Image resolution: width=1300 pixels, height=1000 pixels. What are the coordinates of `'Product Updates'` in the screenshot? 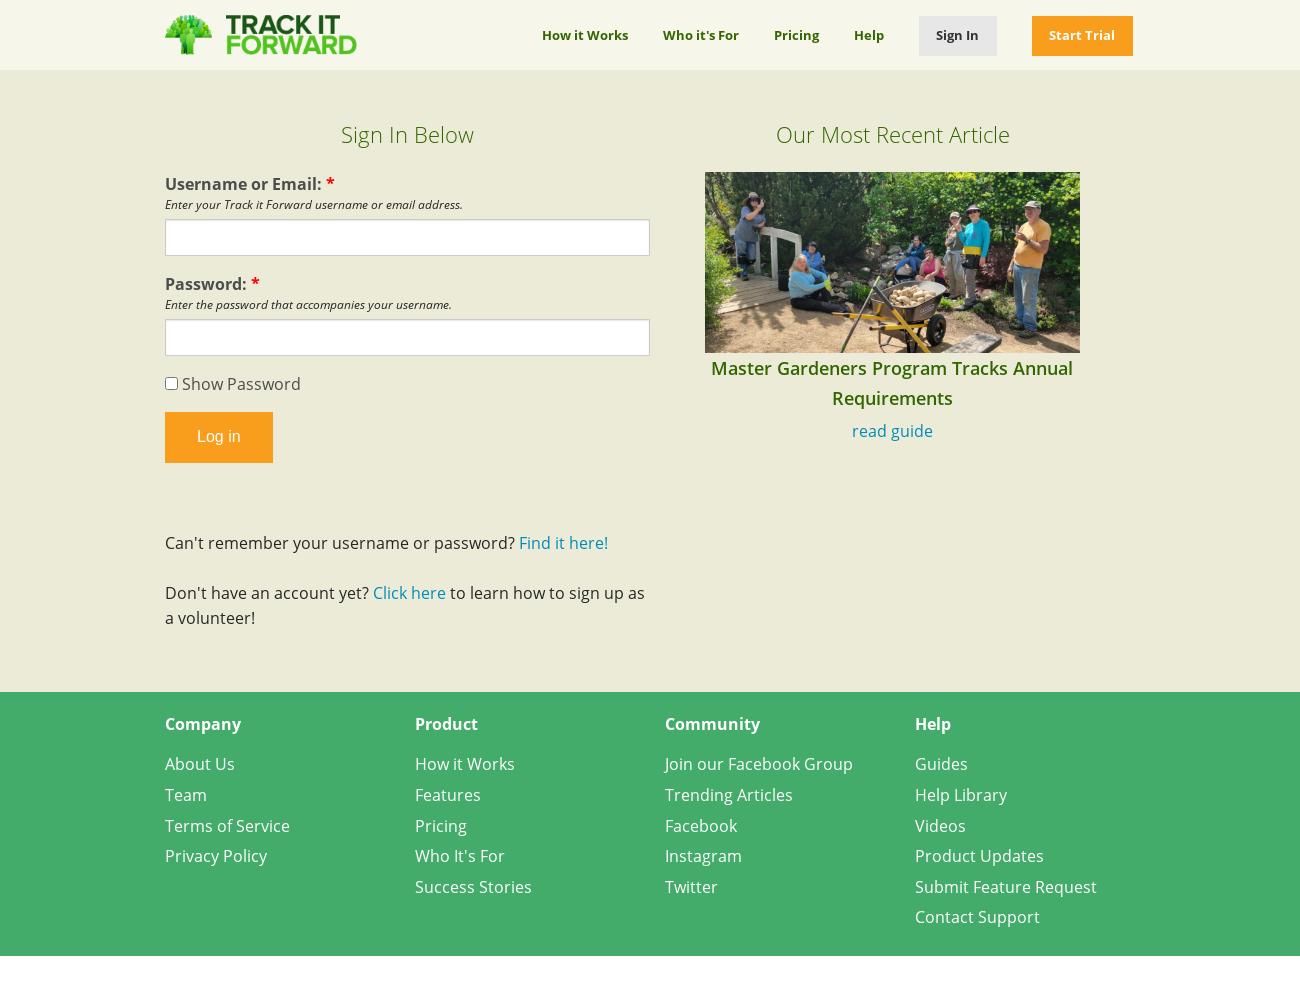 It's located at (978, 855).